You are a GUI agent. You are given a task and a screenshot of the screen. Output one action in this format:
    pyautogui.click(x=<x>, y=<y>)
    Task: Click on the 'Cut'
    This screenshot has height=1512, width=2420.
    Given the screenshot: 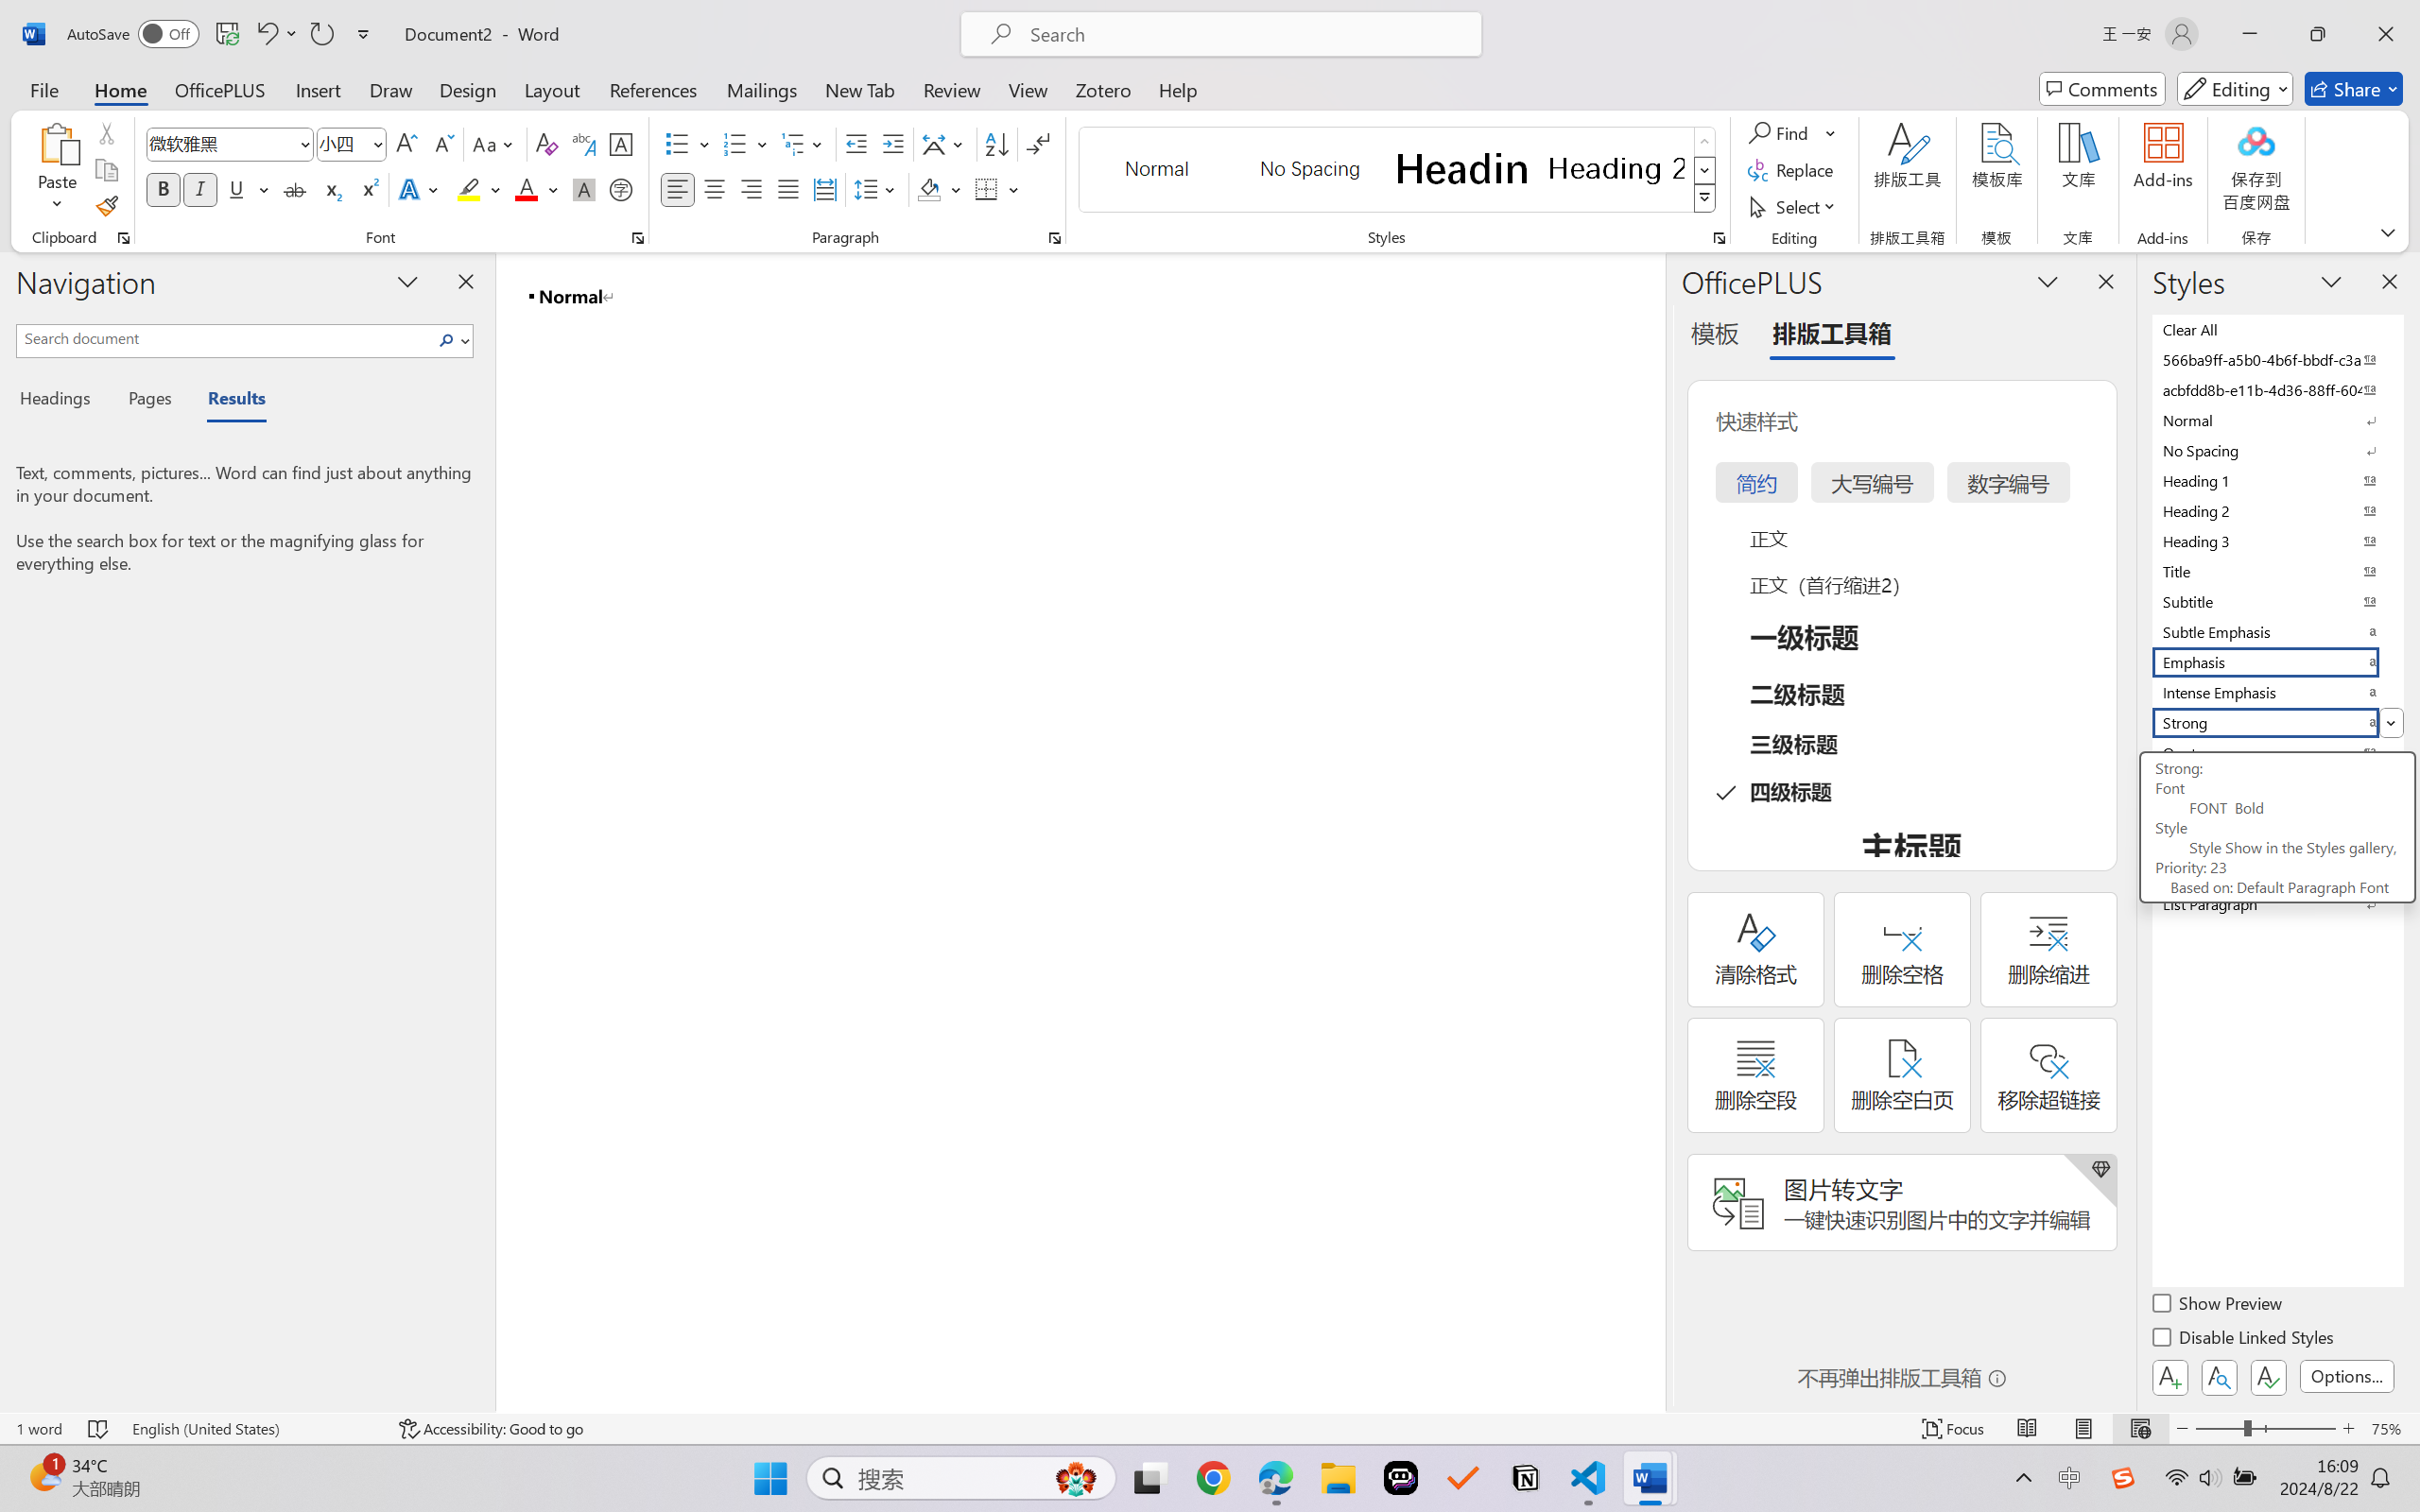 What is the action you would take?
    pyautogui.click(x=105, y=131)
    